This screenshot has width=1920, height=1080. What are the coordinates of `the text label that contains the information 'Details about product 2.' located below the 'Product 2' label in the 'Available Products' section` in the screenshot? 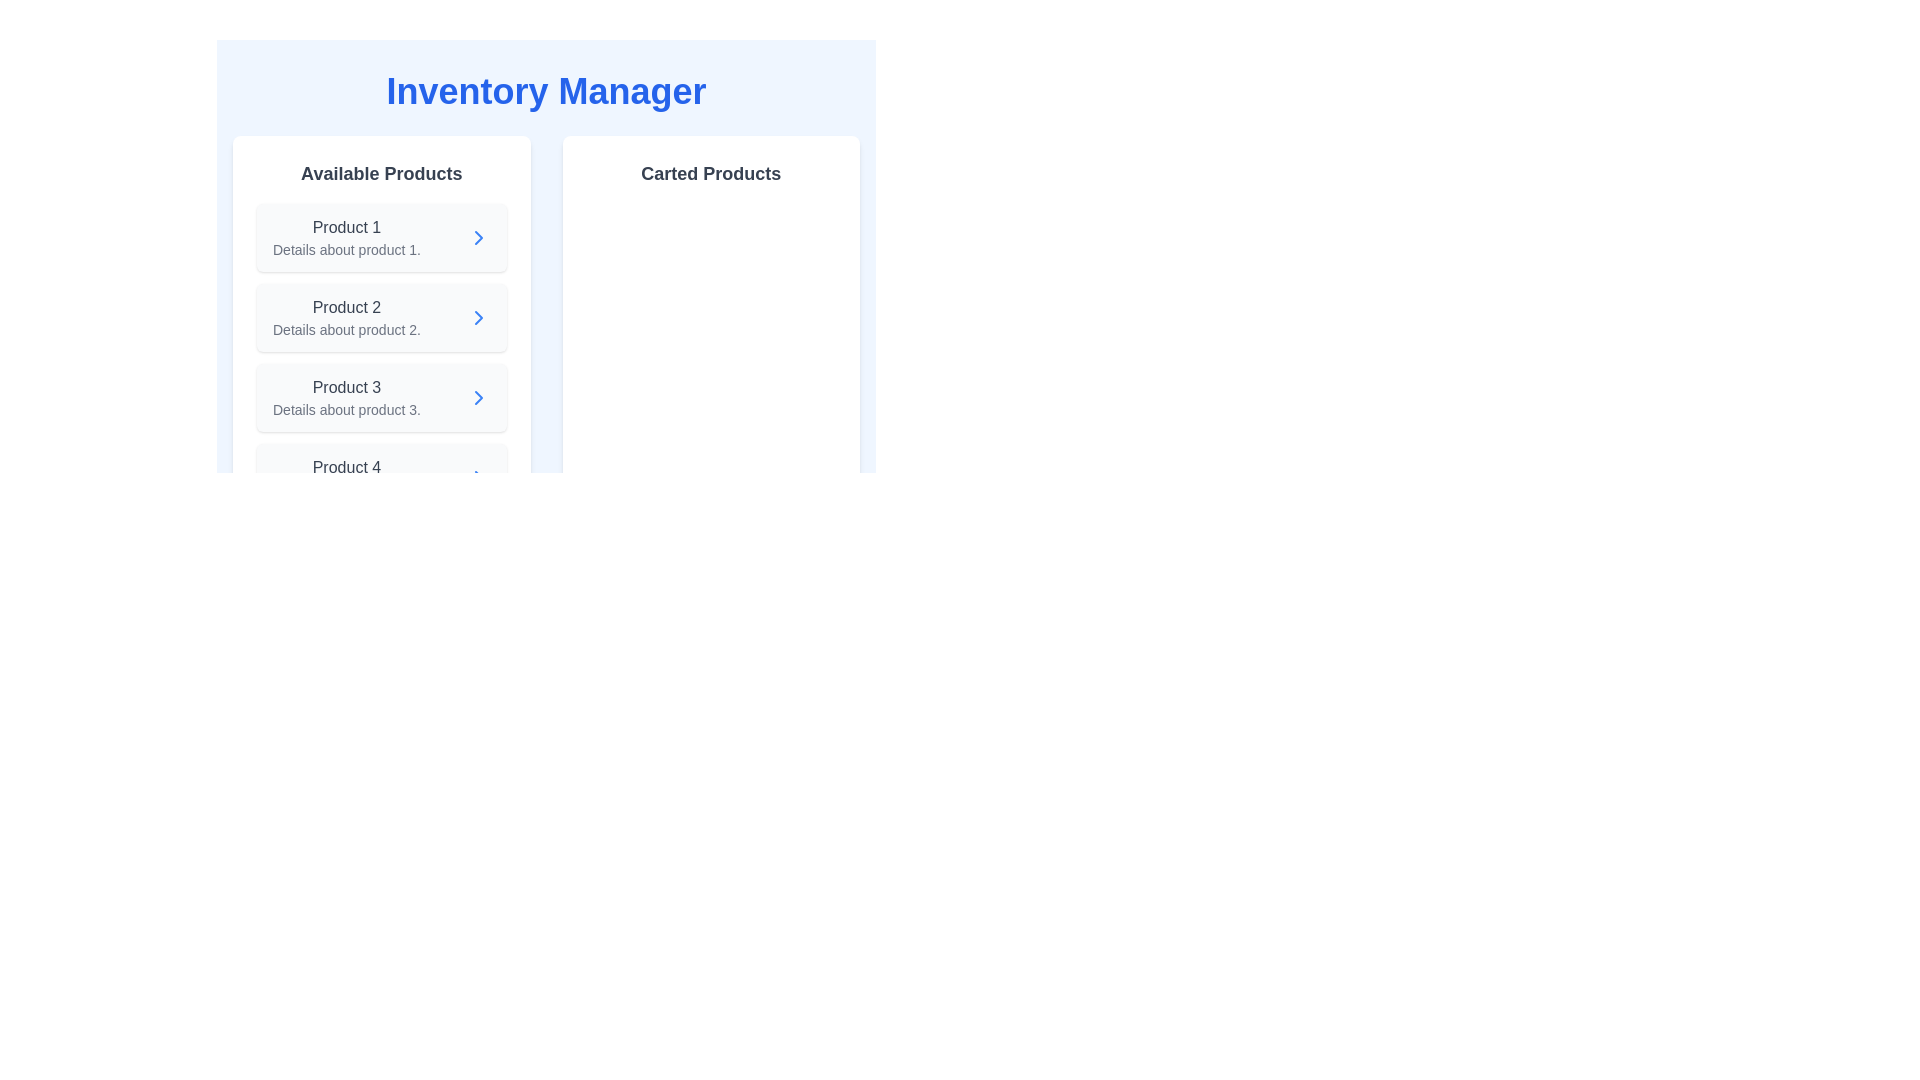 It's located at (346, 329).